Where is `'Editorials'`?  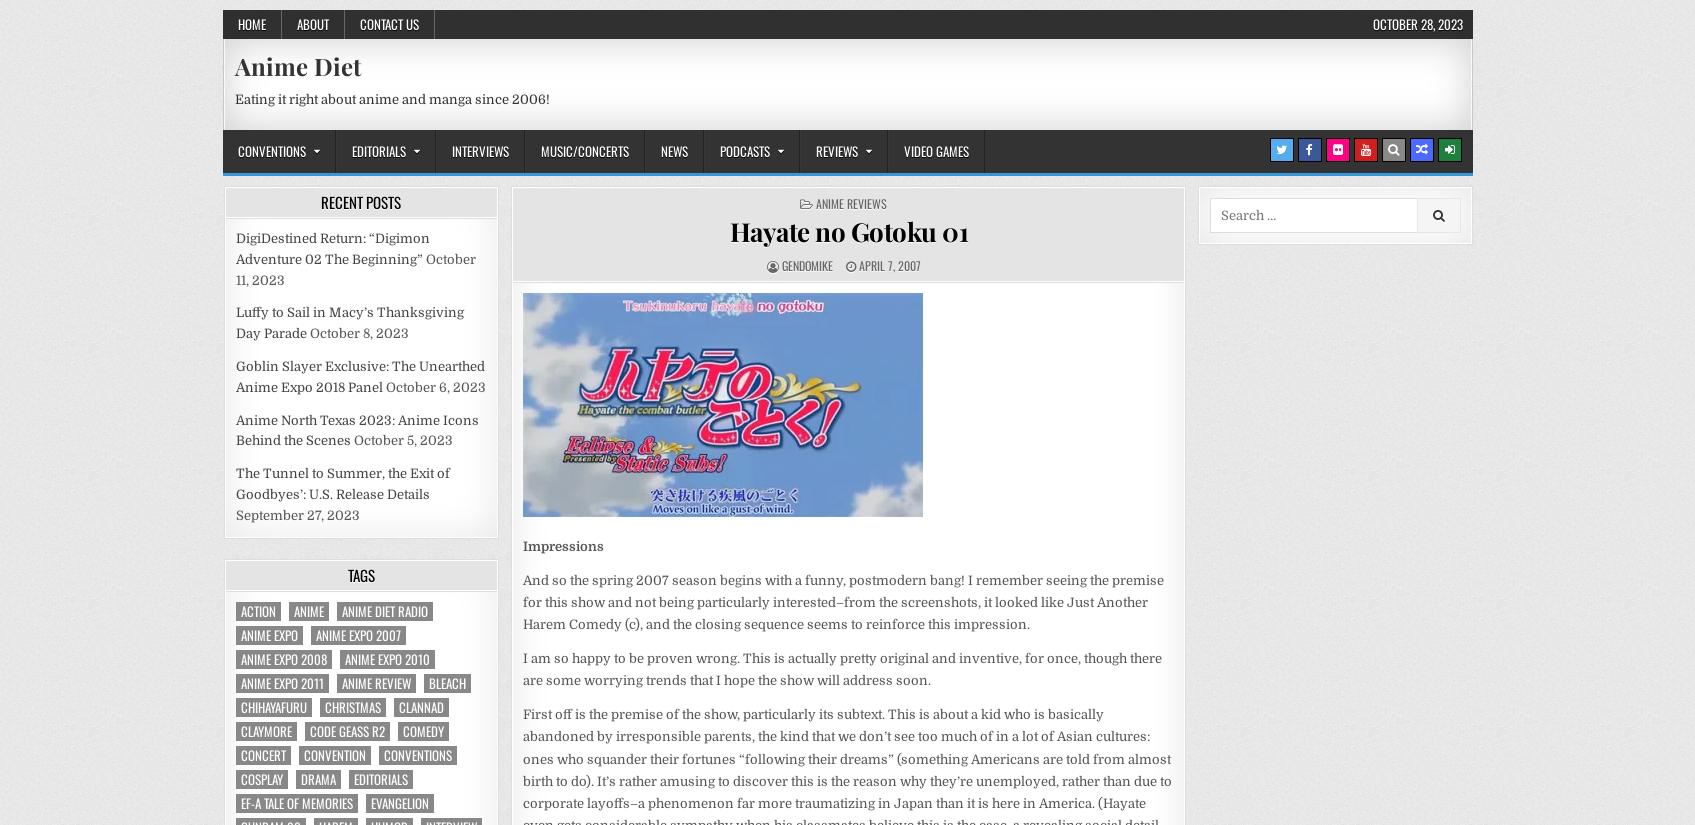
'Editorials' is located at coordinates (352, 776).